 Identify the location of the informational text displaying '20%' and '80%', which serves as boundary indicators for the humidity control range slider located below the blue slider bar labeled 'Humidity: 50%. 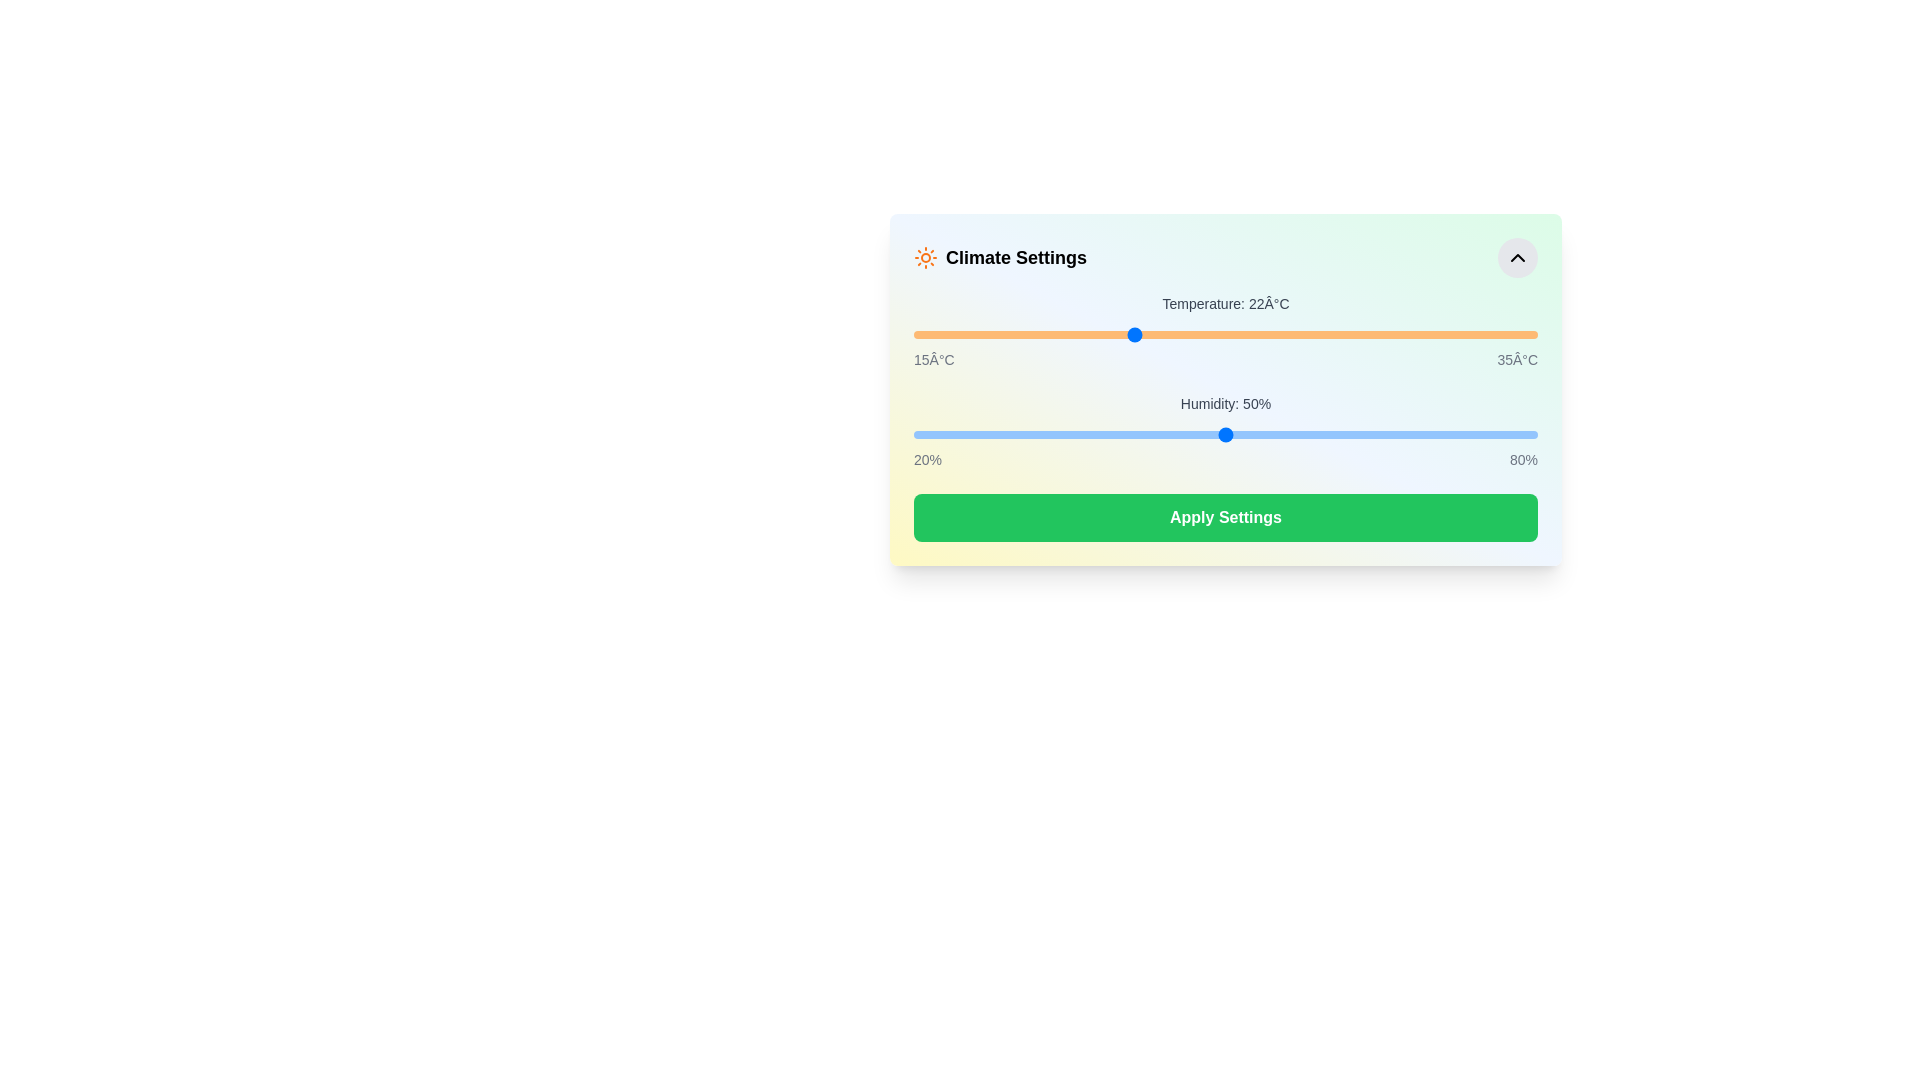
(1224, 459).